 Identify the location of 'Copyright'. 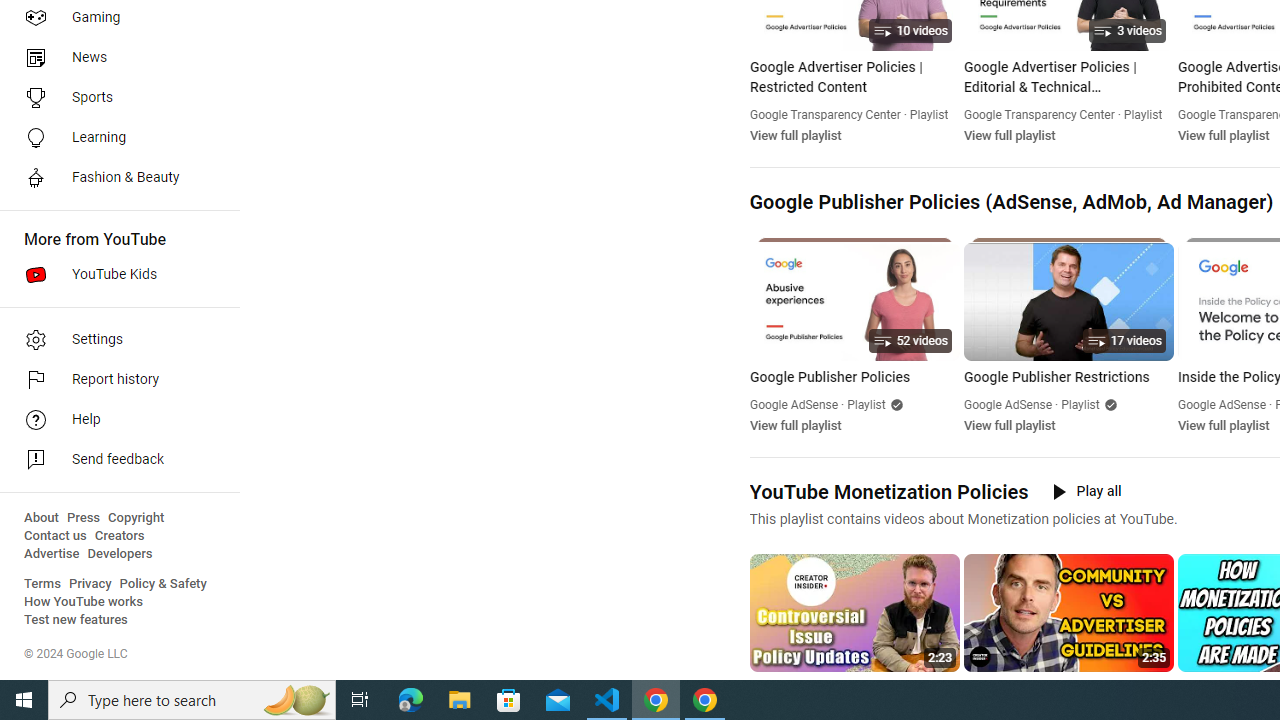
(135, 517).